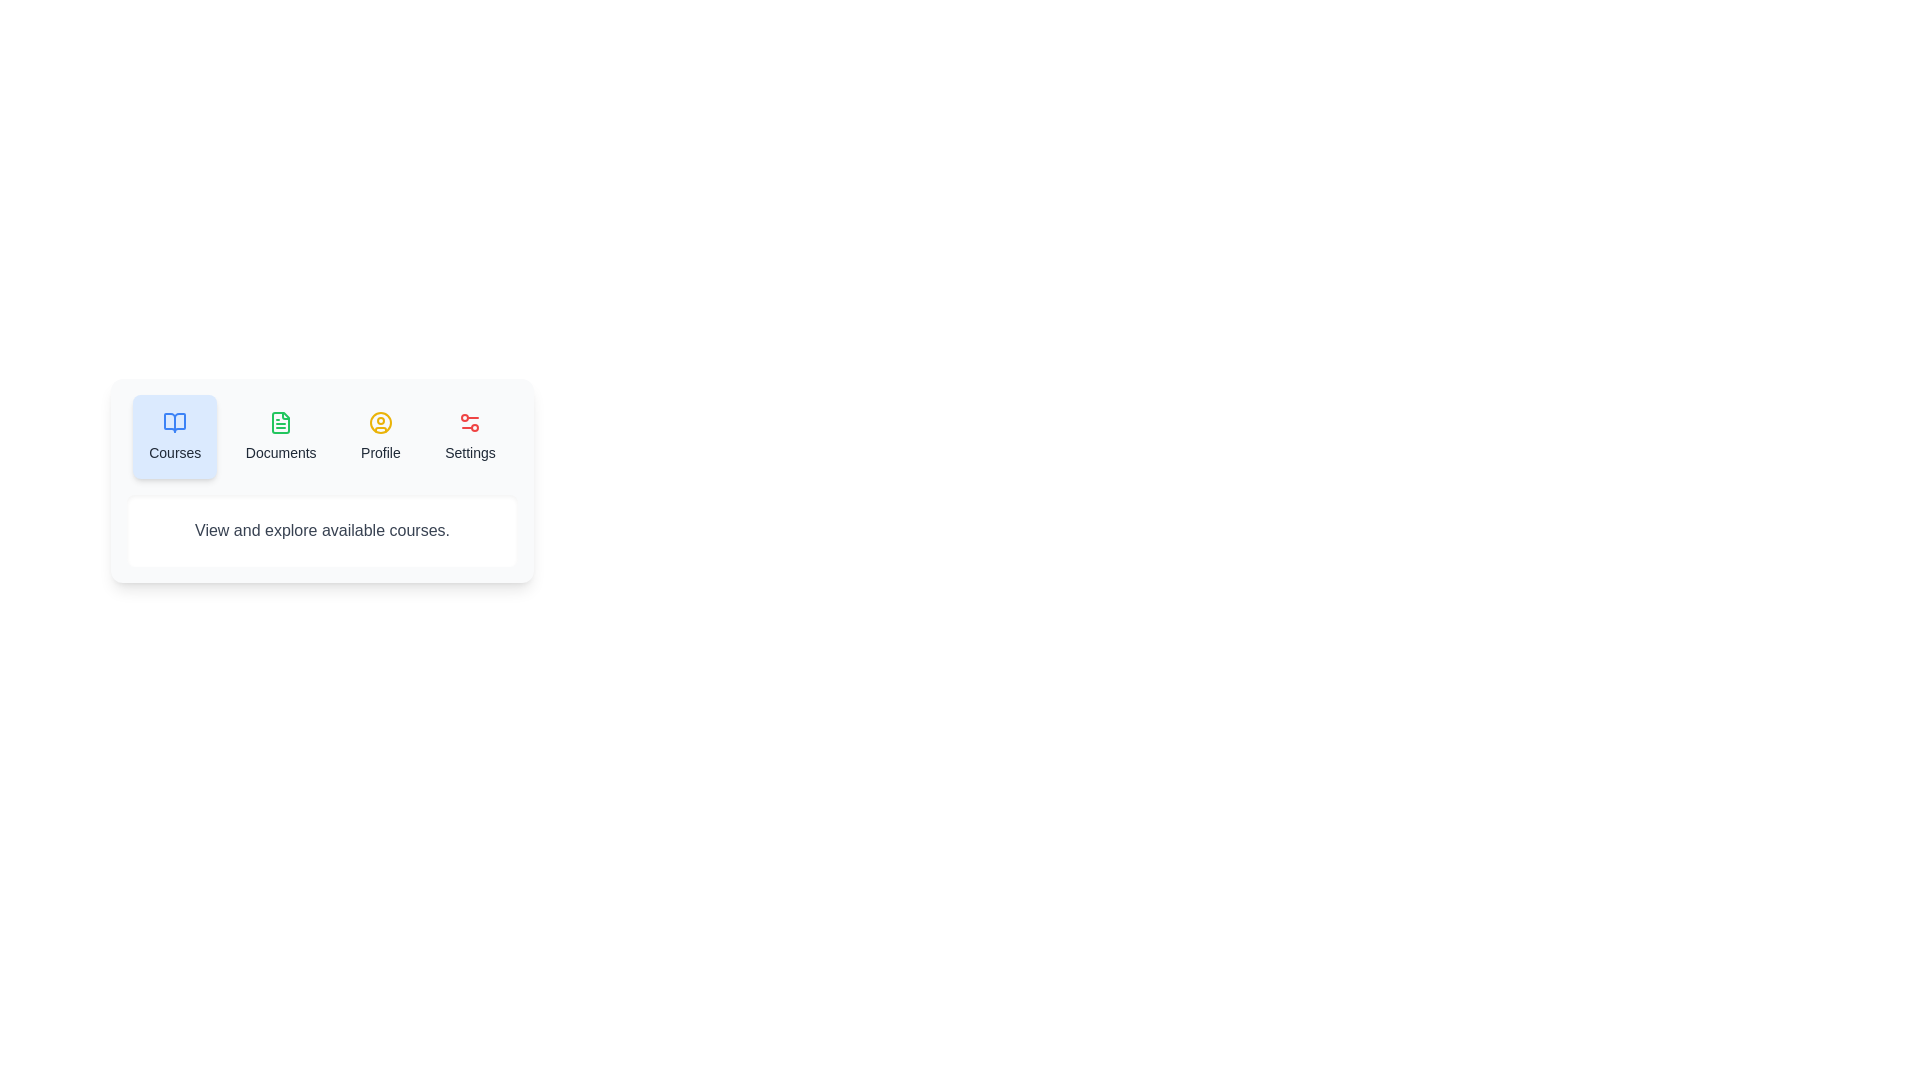 Image resolution: width=1920 pixels, height=1080 pixels. What do you see at coordinates (380, 435) in the screenshot?
I see `the tab labeled Profile to display its content` at bounding box center [380, 435].